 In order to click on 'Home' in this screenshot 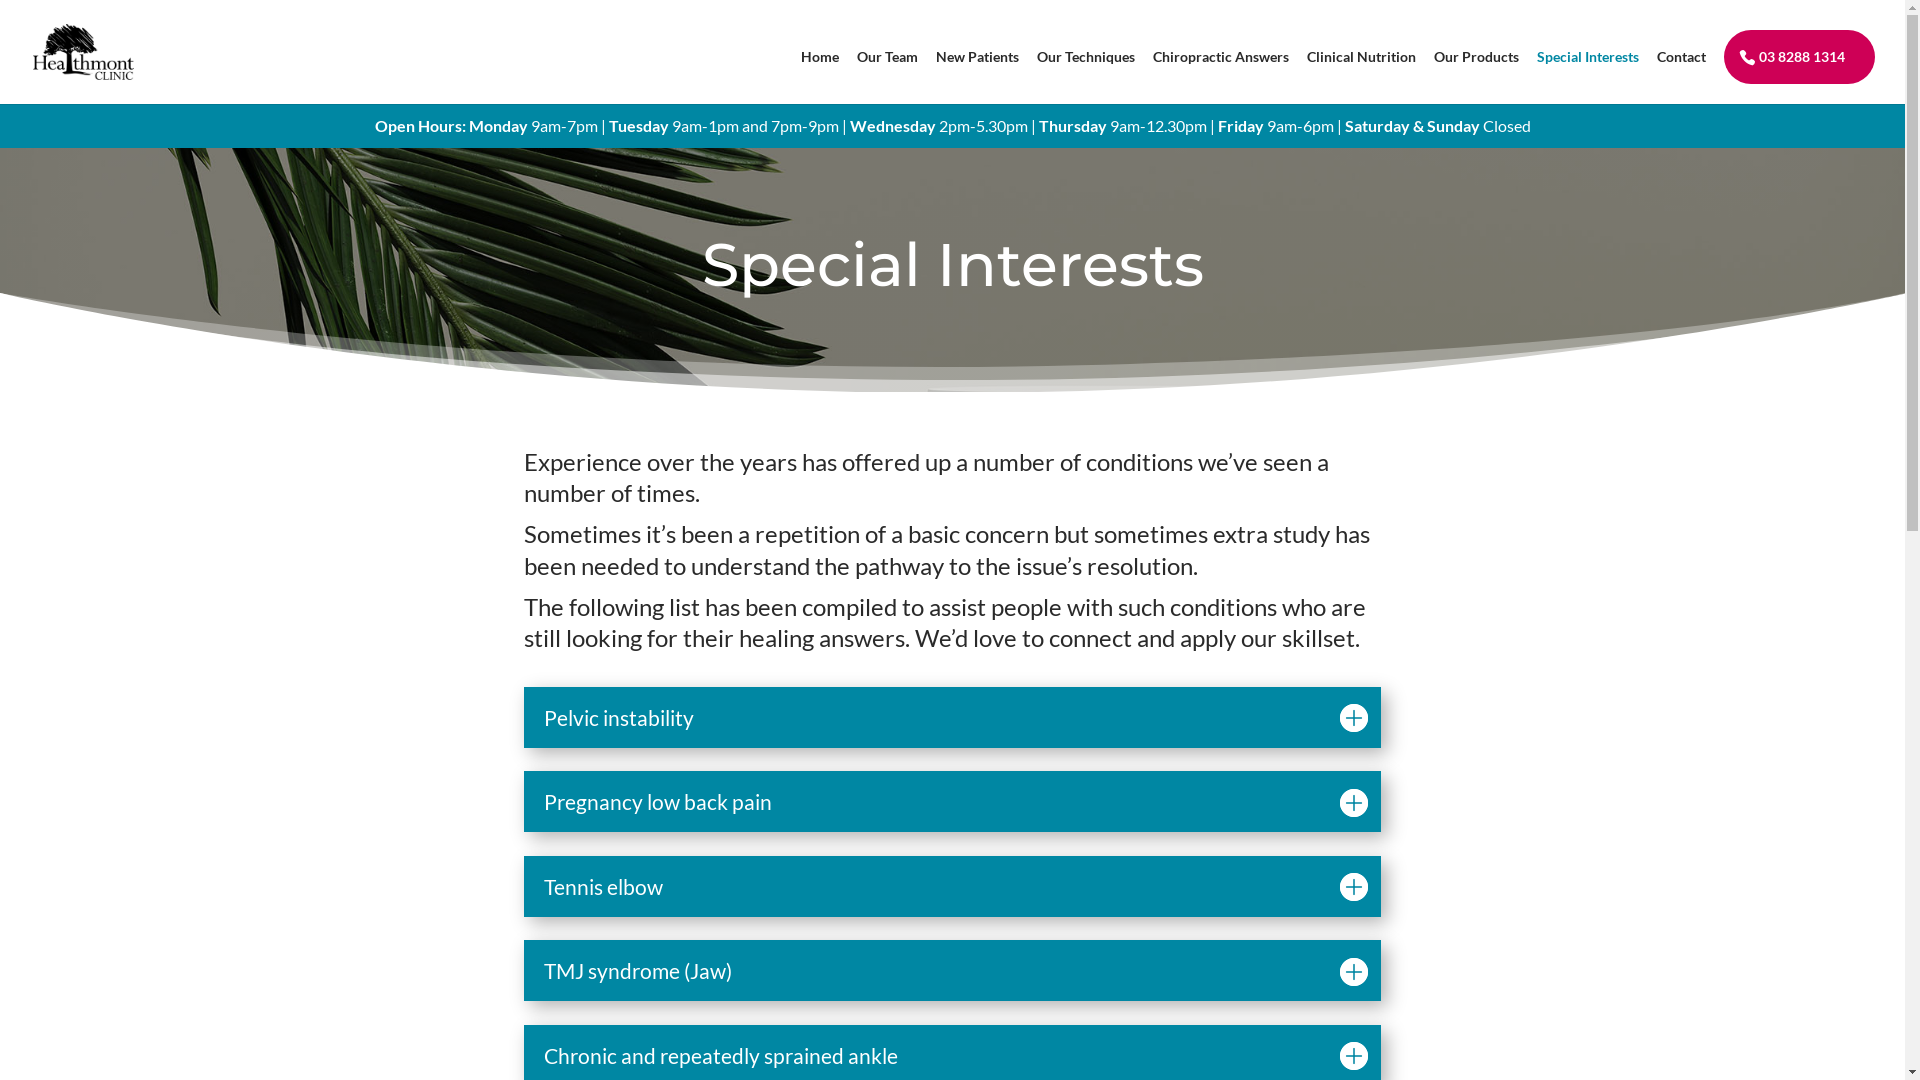, I will do `click(820, 71)`.